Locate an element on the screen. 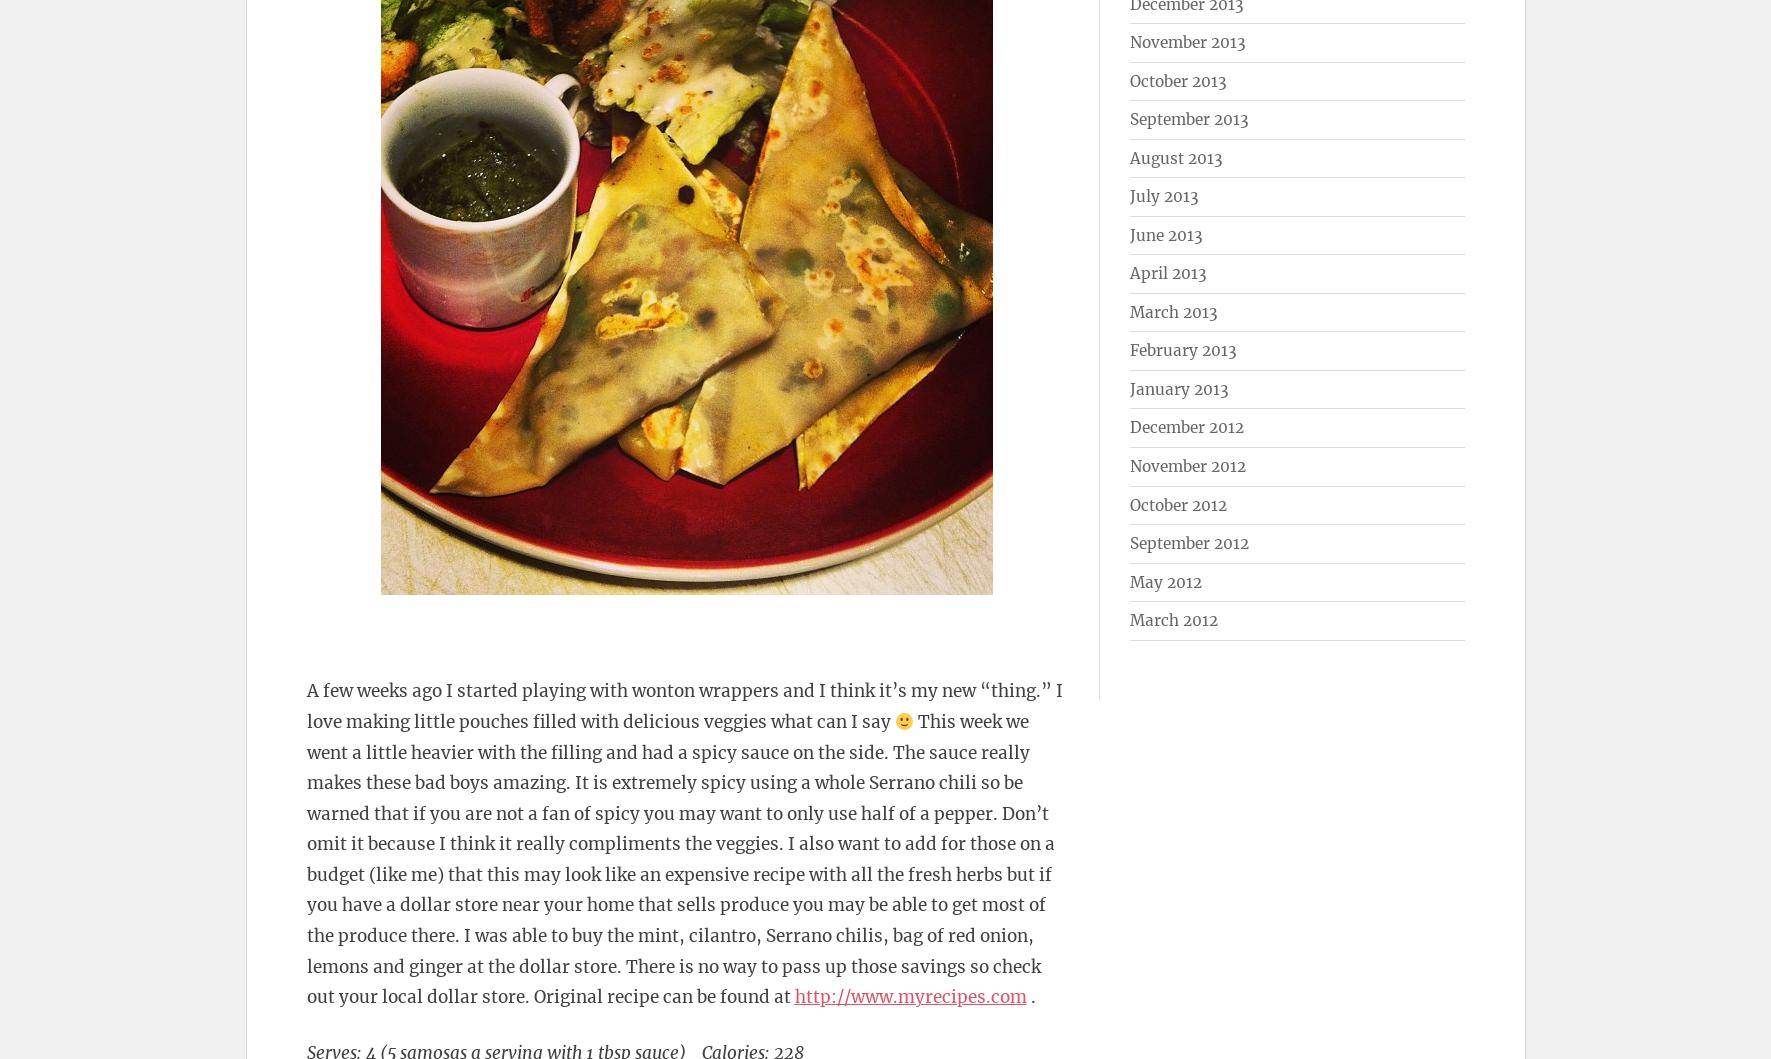  'June 2013' is located at coordinates (1165, 234).